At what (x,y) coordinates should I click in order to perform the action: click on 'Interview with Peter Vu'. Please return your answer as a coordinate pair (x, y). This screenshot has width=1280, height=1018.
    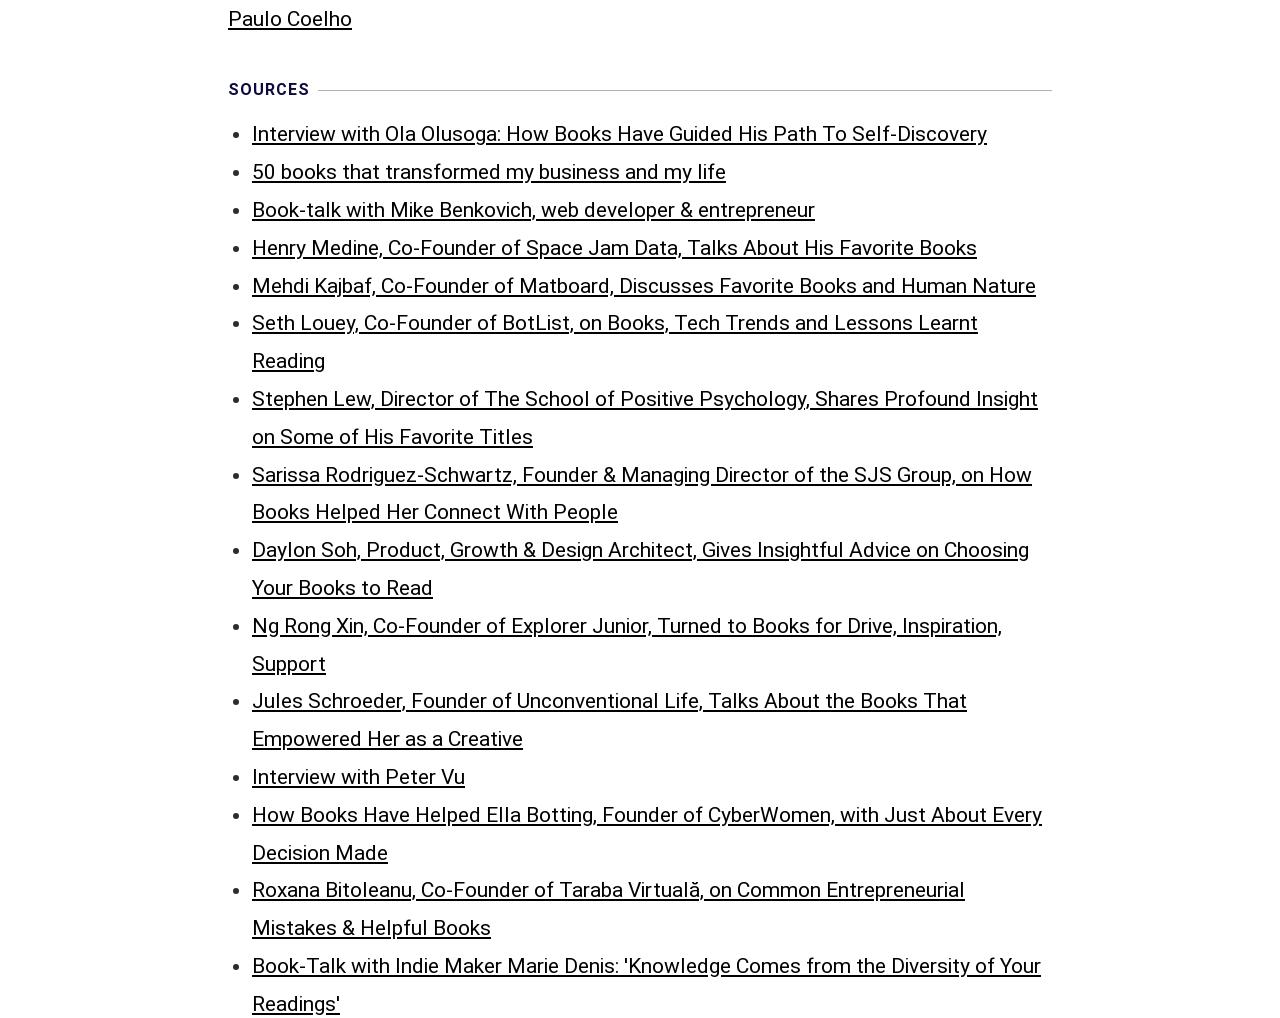
    Looking at the image, I should click on (358, 360).